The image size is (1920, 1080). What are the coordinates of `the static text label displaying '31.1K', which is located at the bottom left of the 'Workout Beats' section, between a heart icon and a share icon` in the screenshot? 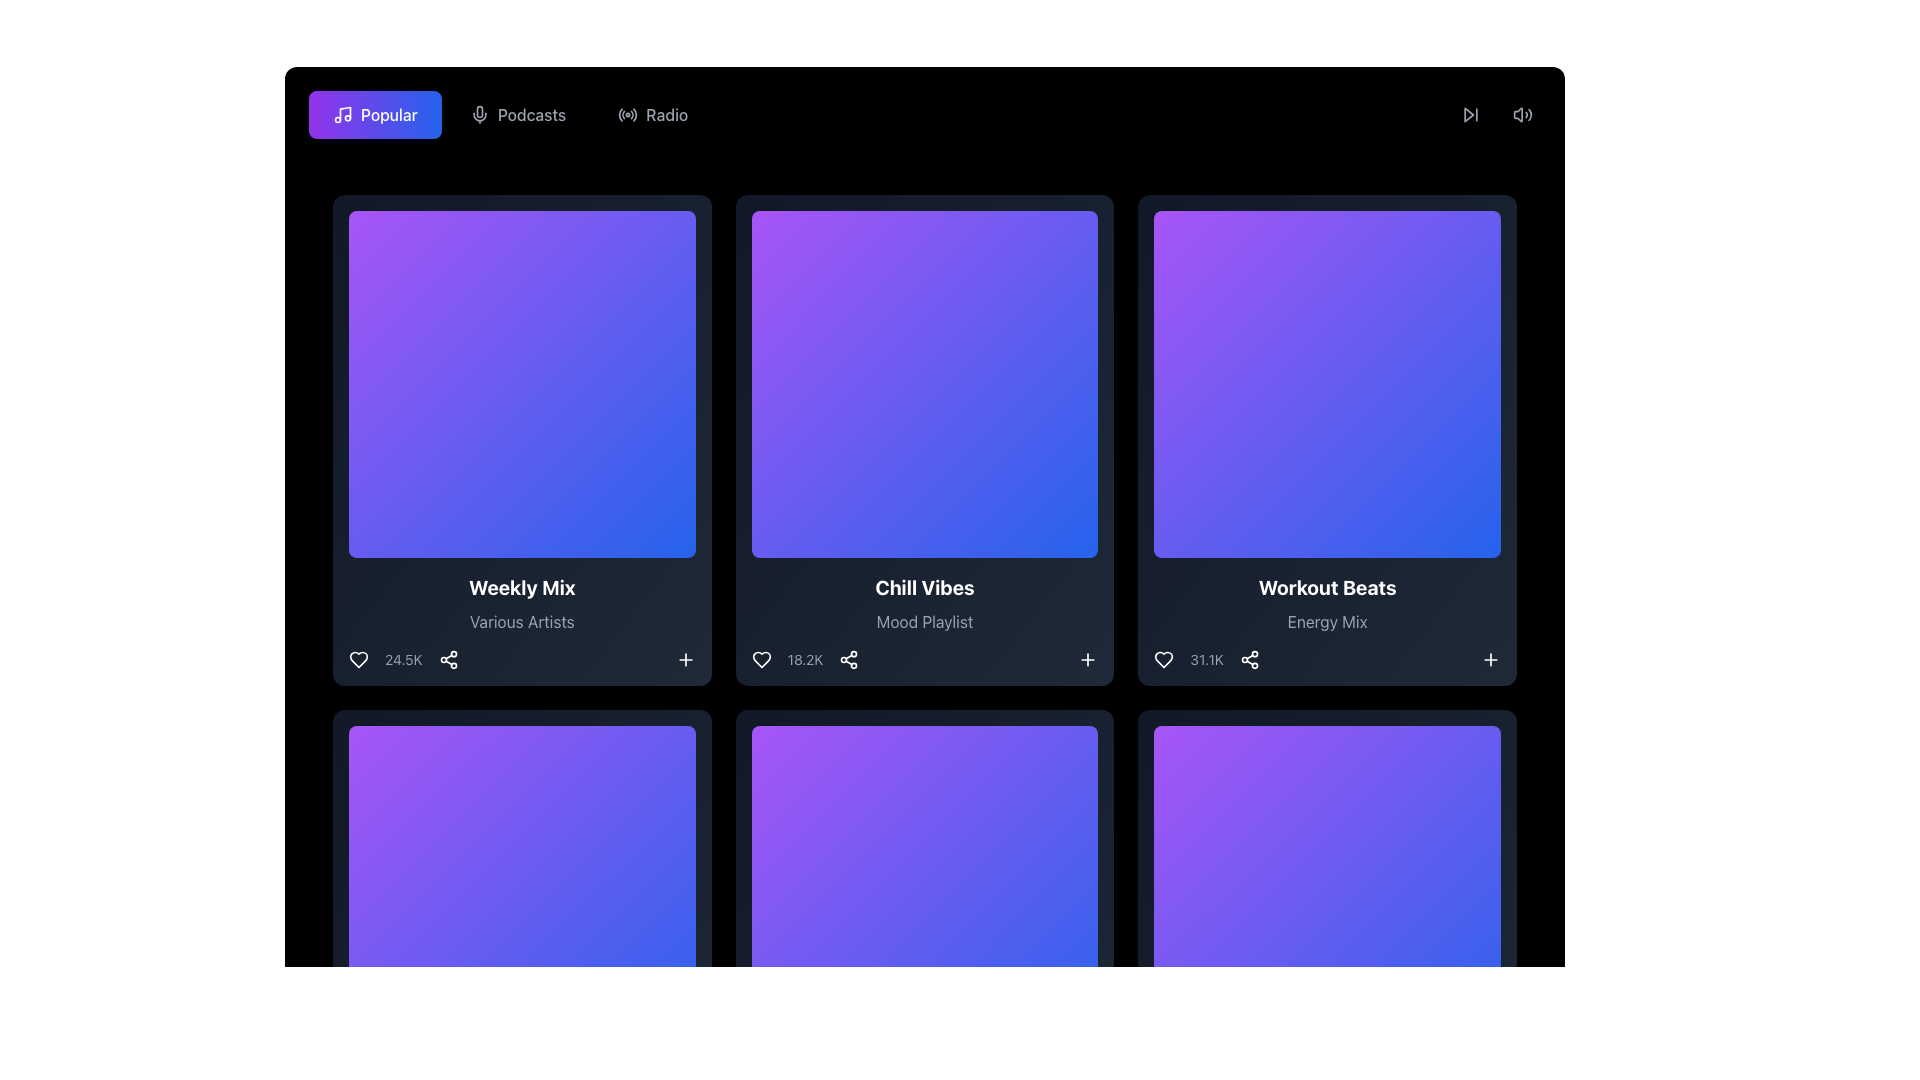 It's located at (1206, 659).